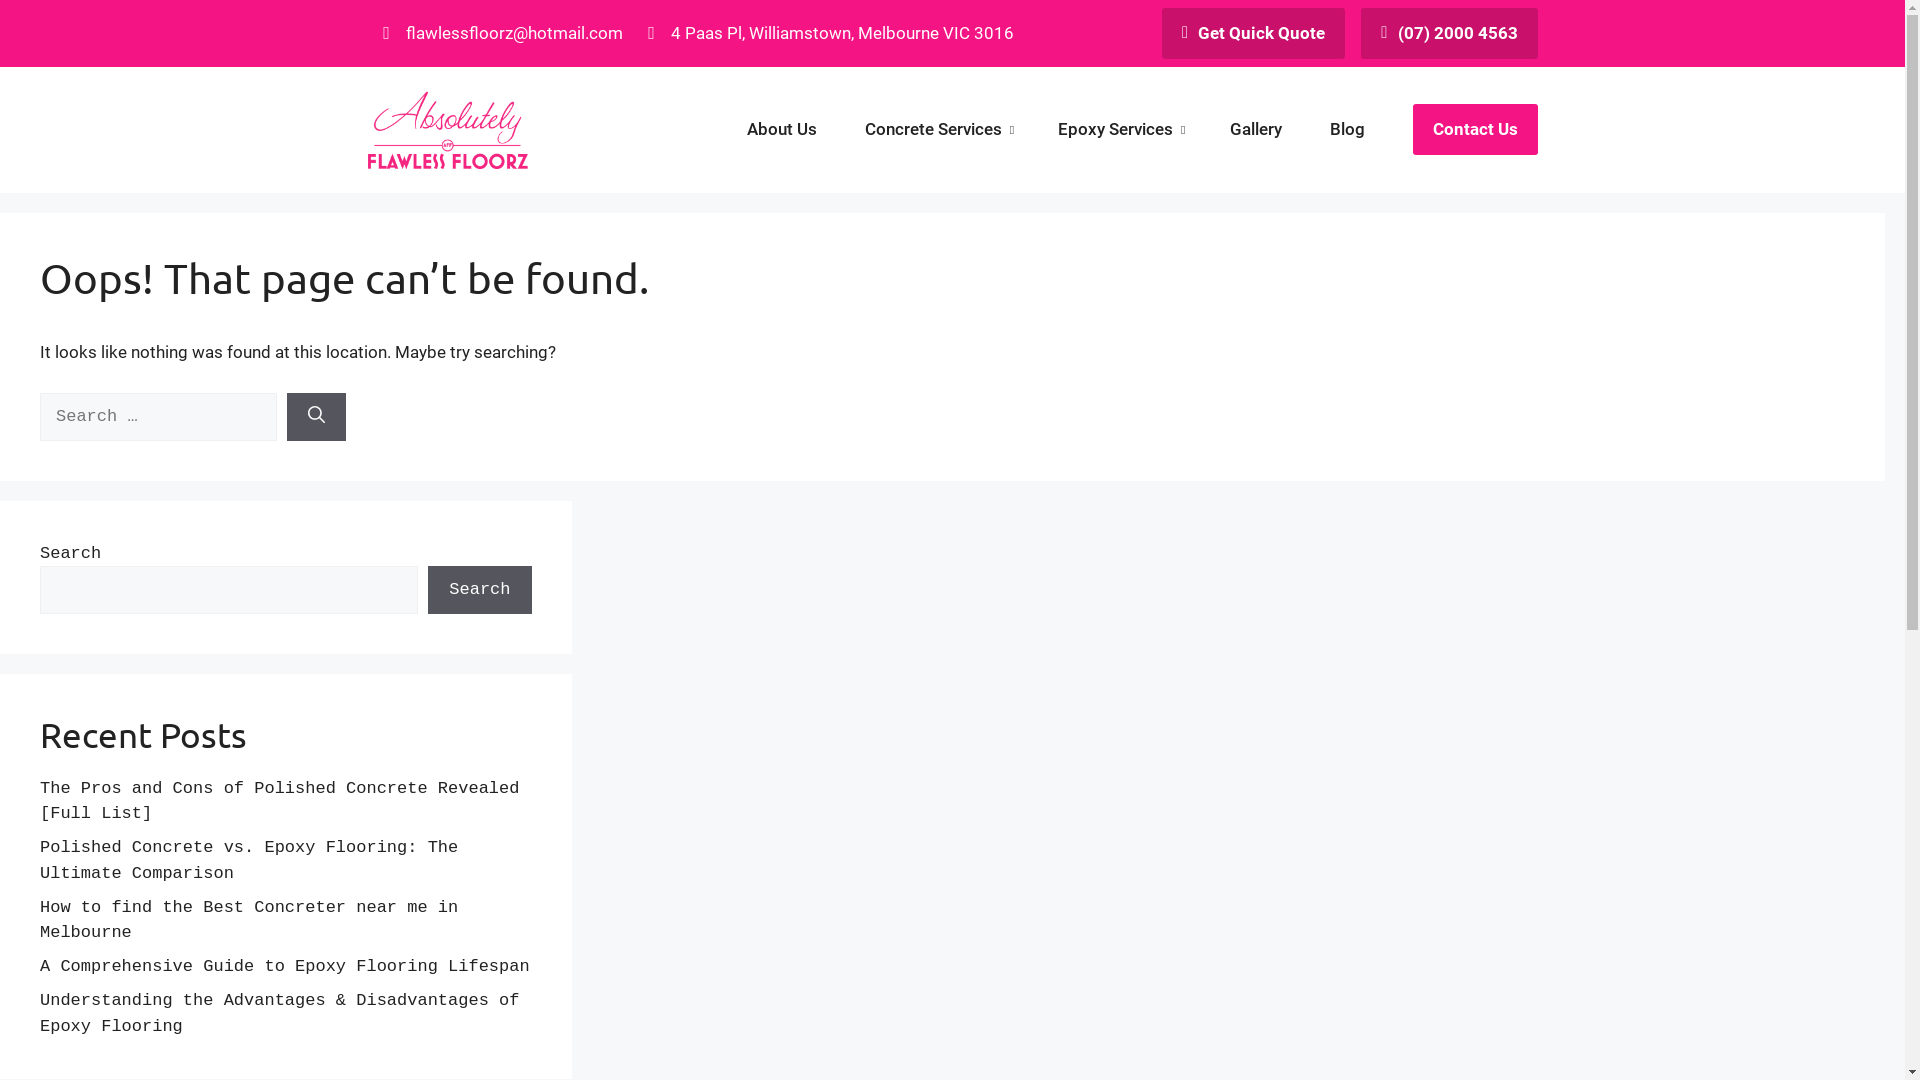 The image size is (1920, 1080). What do you see at coordinates (1252, 33) in the screenshot?
I see `'Get Quick Quote'` at bounding box center [1252, 33].